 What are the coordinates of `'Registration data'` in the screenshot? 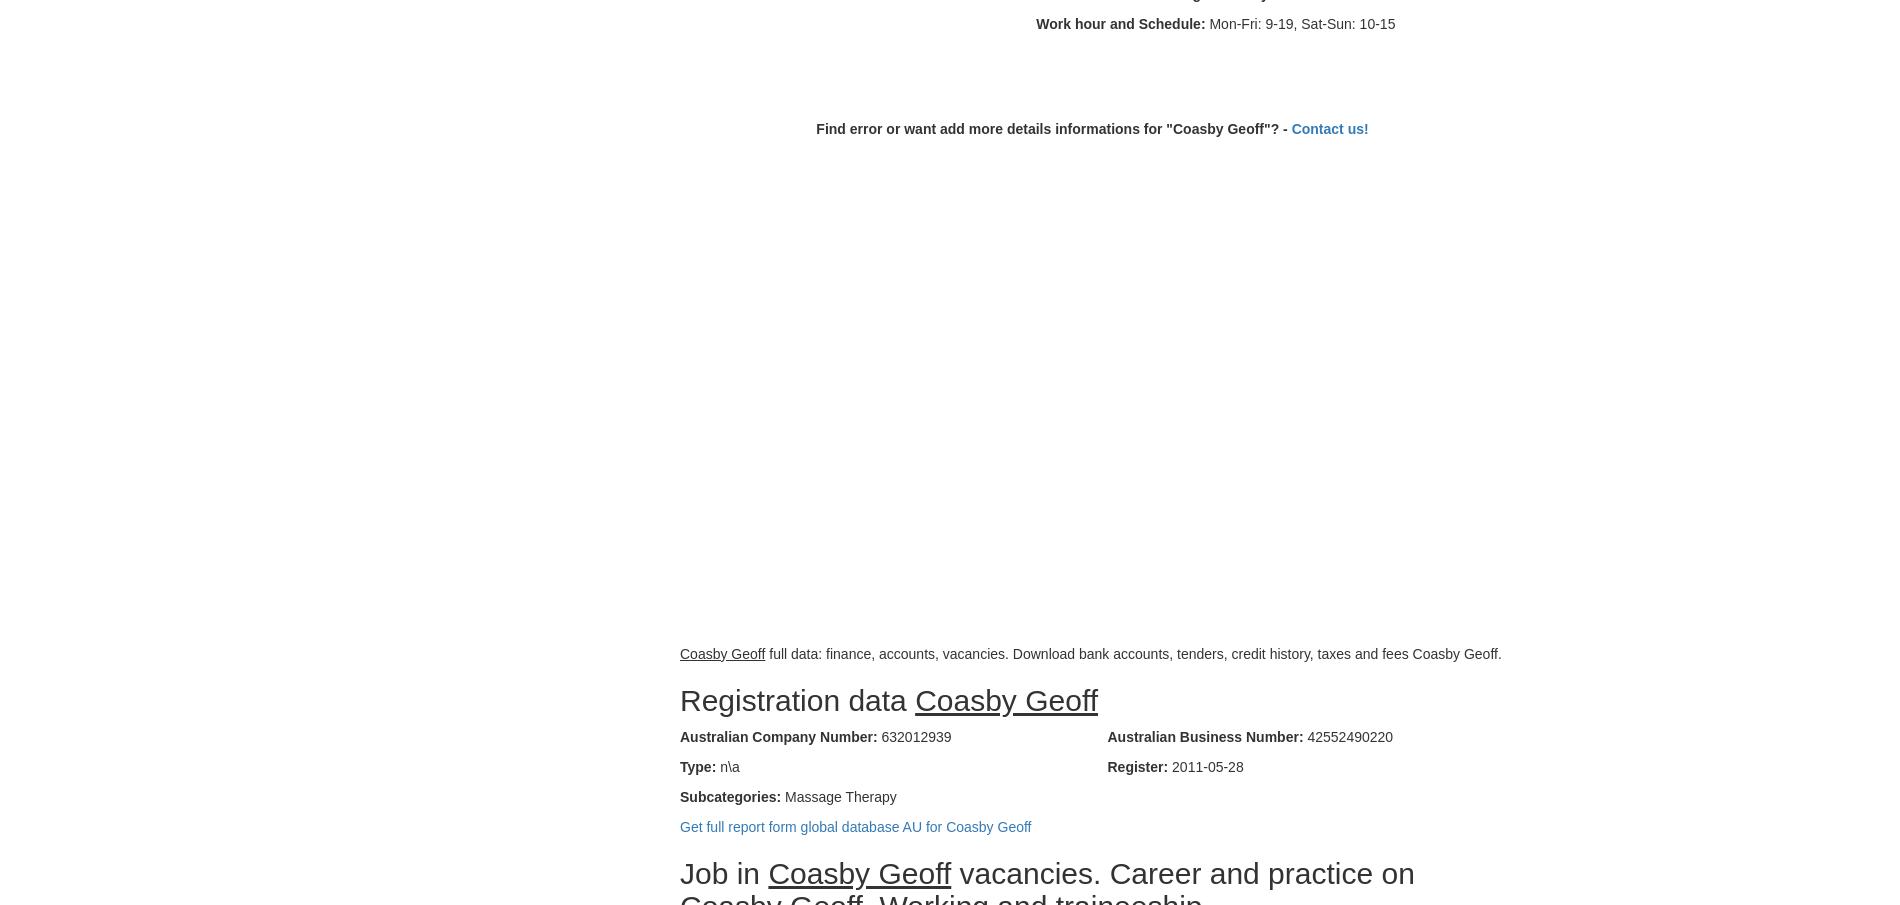 It's located at (680, 699).